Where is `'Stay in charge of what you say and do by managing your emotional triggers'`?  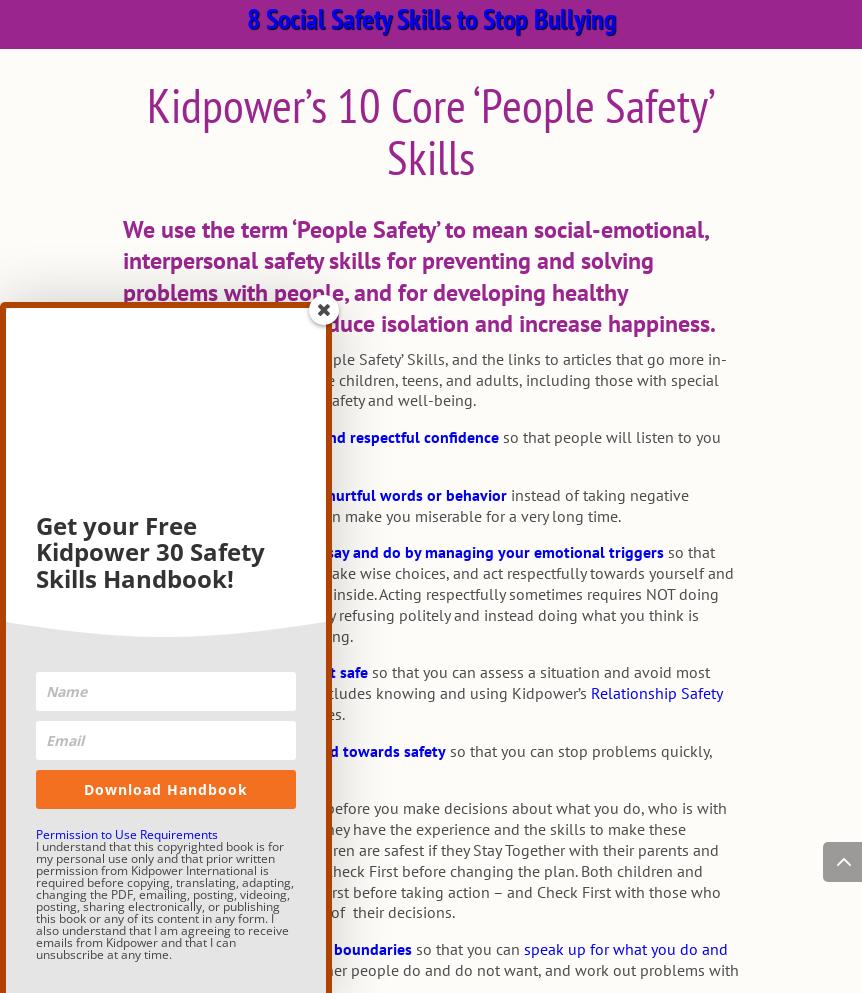 'Stay in charge of what you say and do by managing your emotional triggers' is located at coordinates (397, 551).